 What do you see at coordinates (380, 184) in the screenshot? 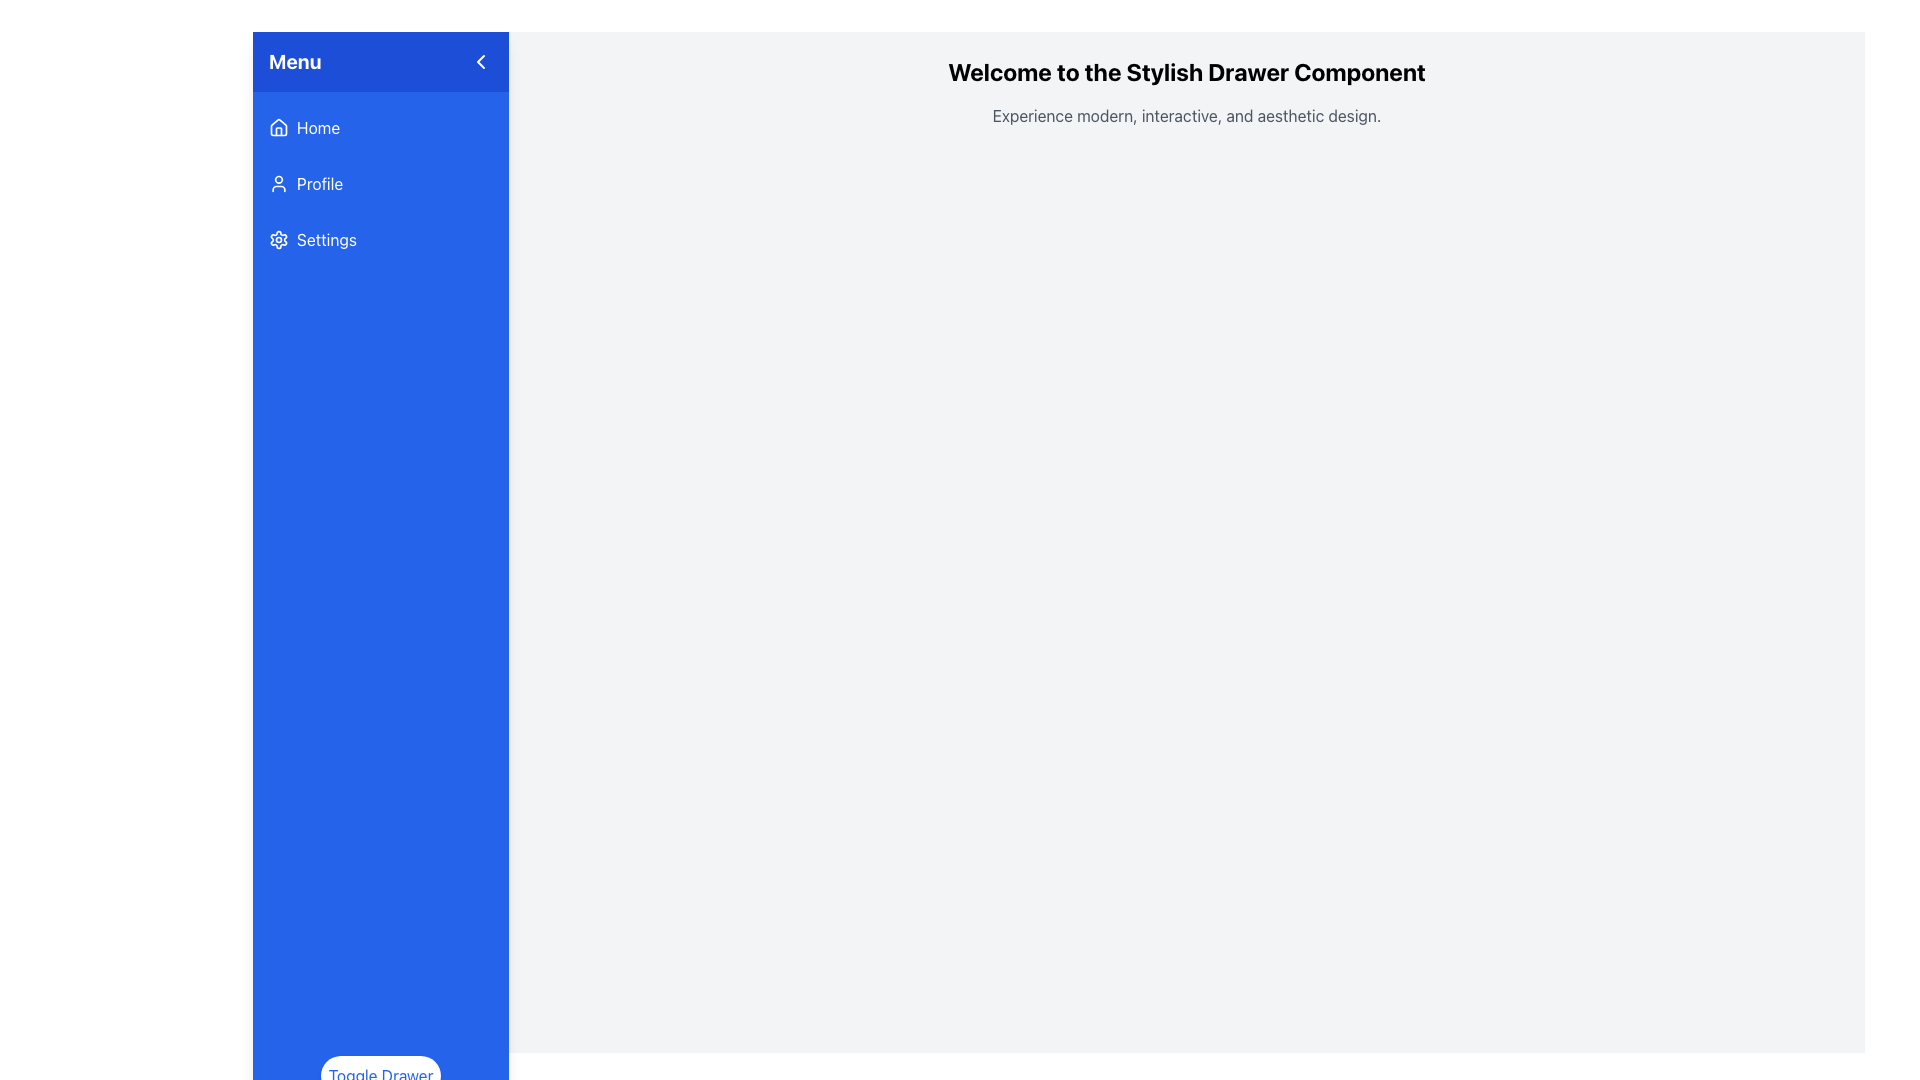
I see `the 'Profile' menu item, which is the second item in the vertical list of menu options in the sidebar` at bounding box center [380, 184].